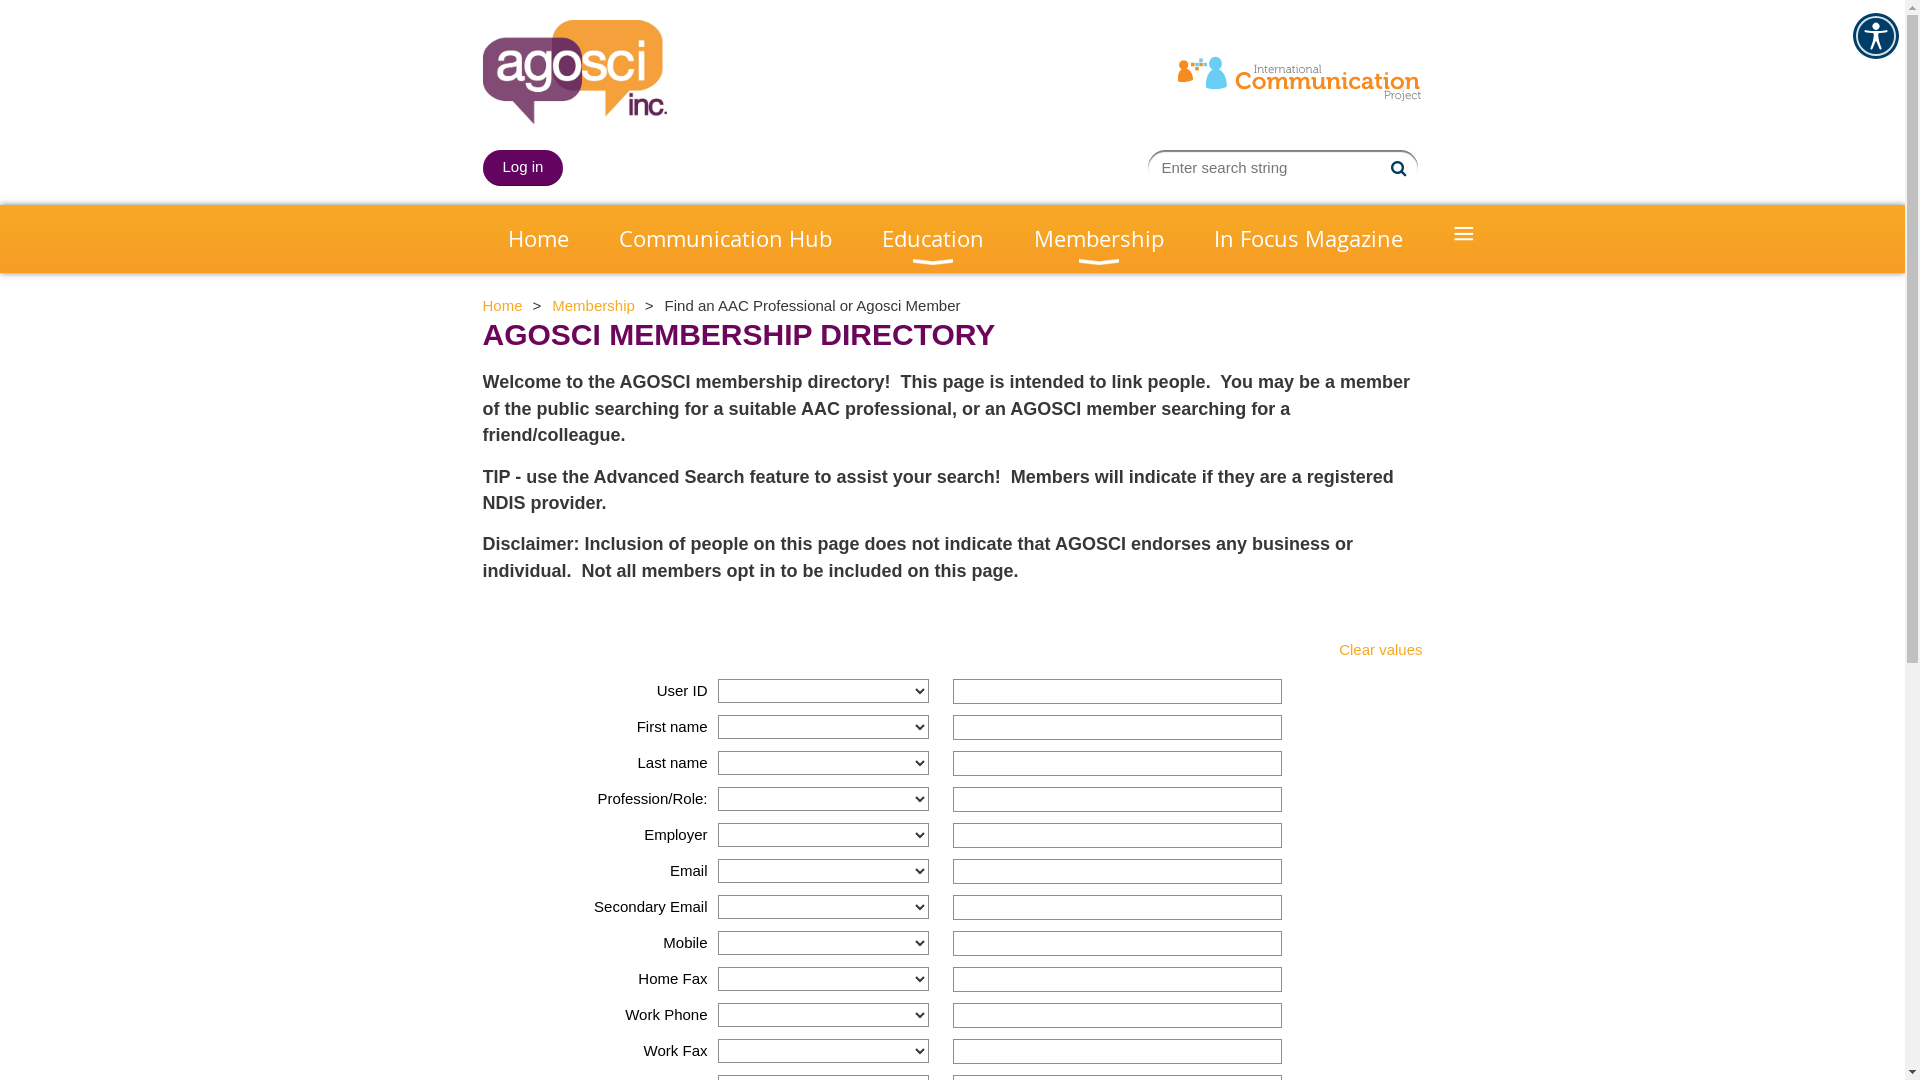 This screenshot has height=1080, width=1920. What do you see at coordinates (1097, 238) in the screenshot?
I see `'Membership'` at bounding box center [1097, 238].